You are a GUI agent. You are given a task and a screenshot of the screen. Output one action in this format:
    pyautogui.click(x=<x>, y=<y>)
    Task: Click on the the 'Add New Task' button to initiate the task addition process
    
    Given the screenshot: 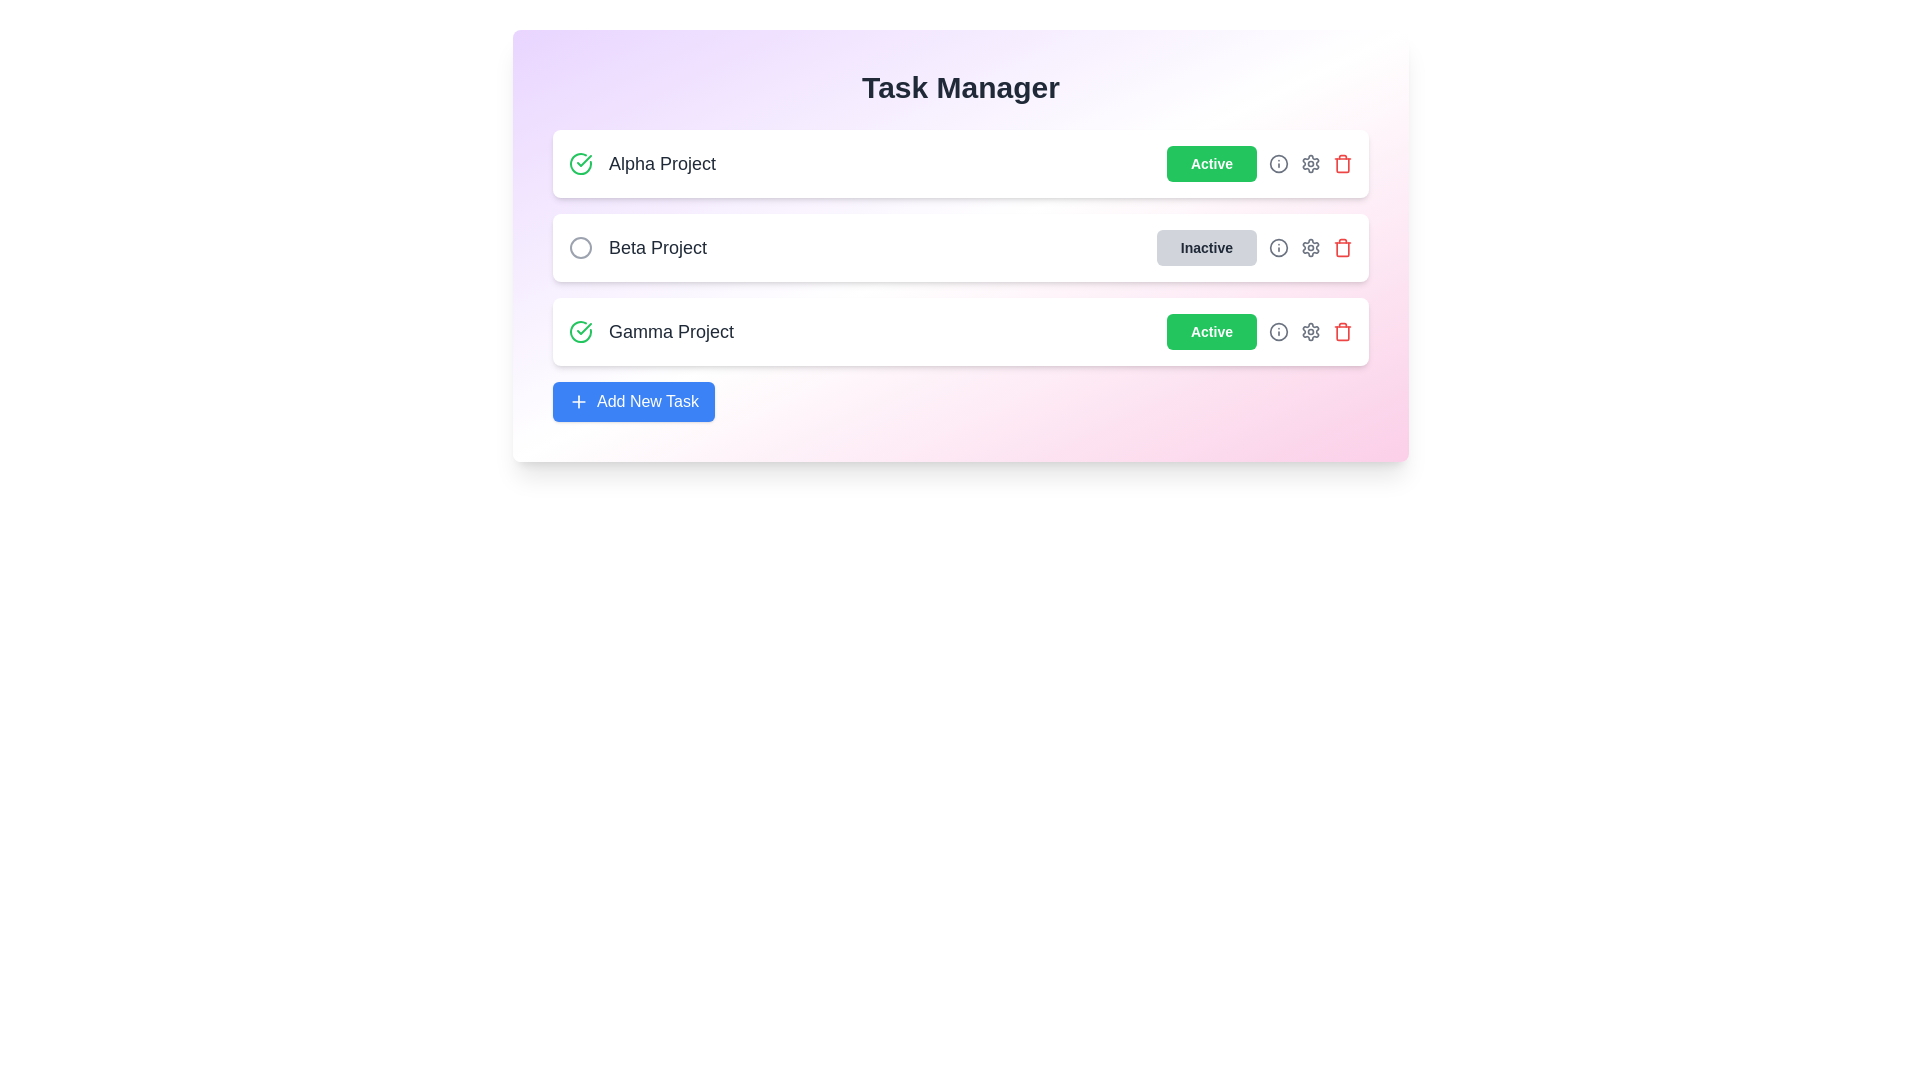 What is the action you would take?
    pyautogui.click(x=632, y=401)
    